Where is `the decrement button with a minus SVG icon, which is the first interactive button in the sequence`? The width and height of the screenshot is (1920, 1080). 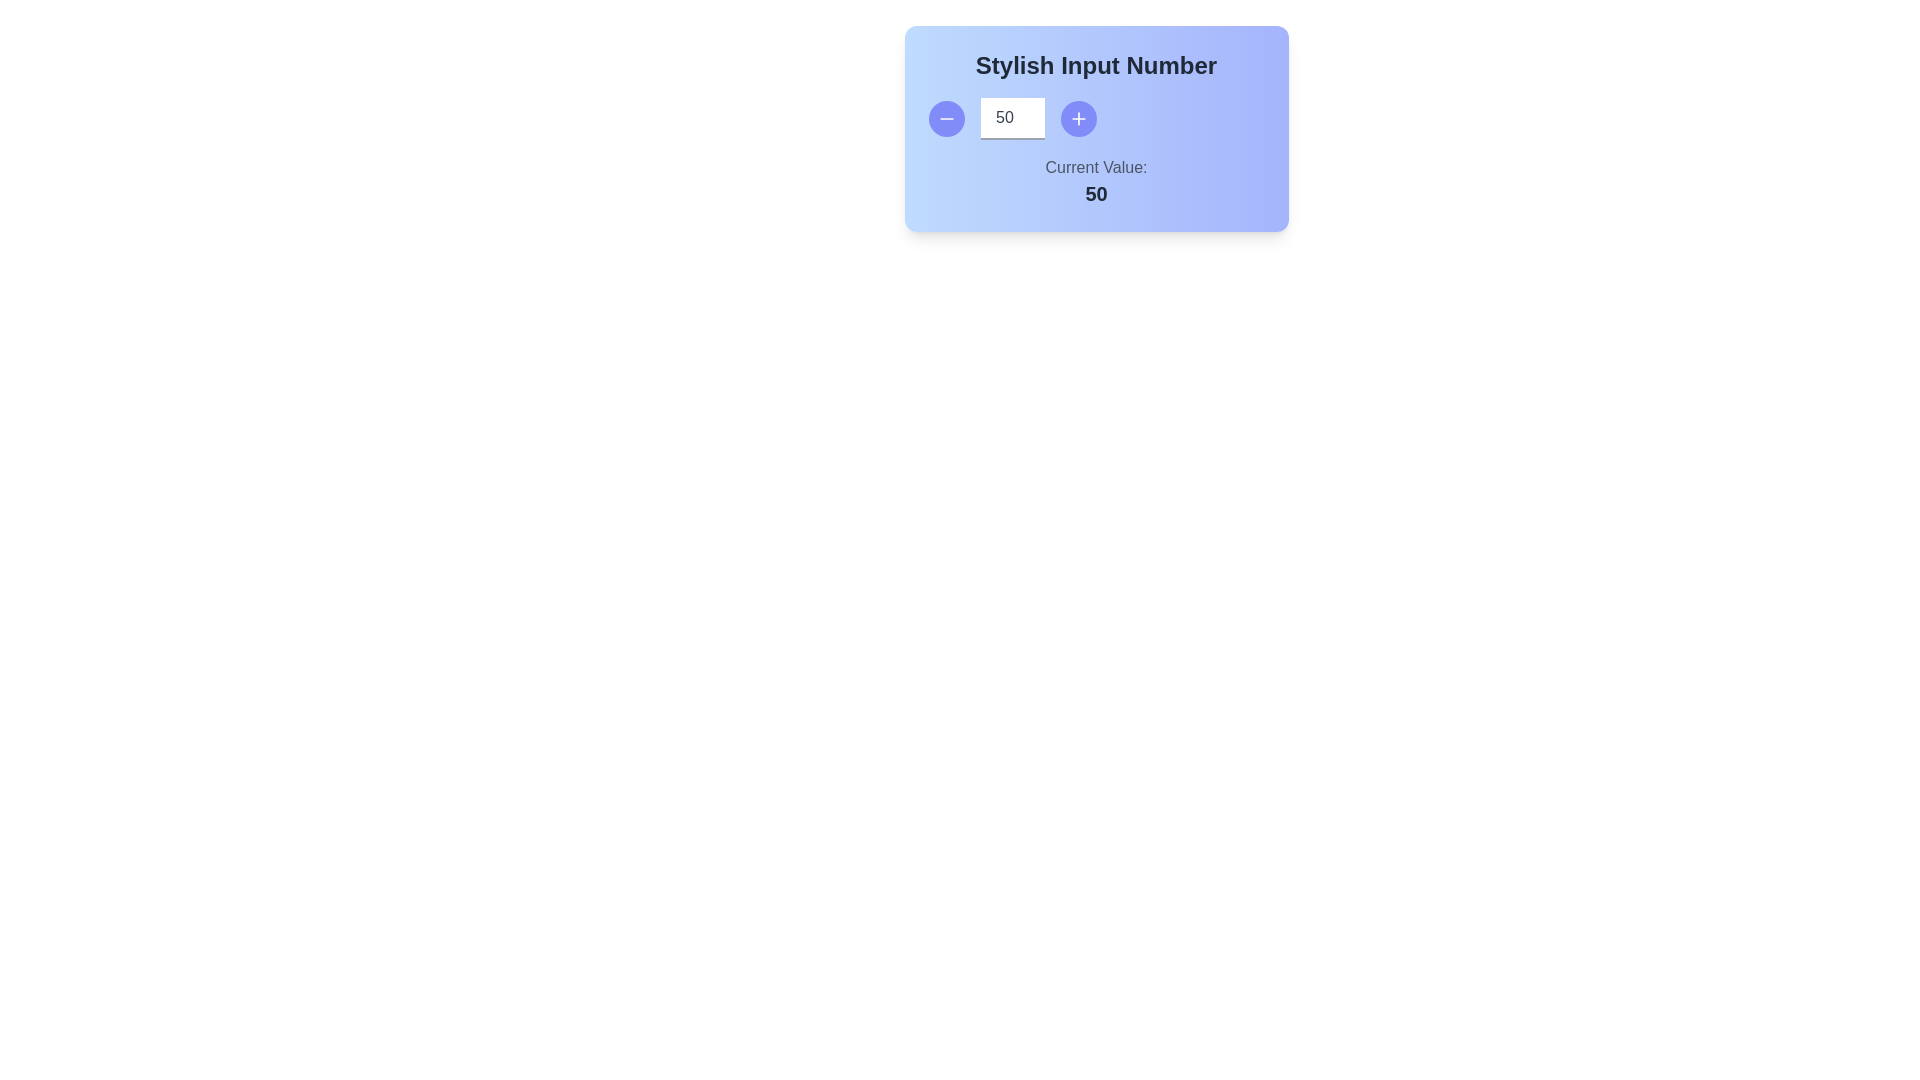
the decrement button with a minus SVG icon, which is the first interactive button in the sequence is located at coordinates (945, 119).